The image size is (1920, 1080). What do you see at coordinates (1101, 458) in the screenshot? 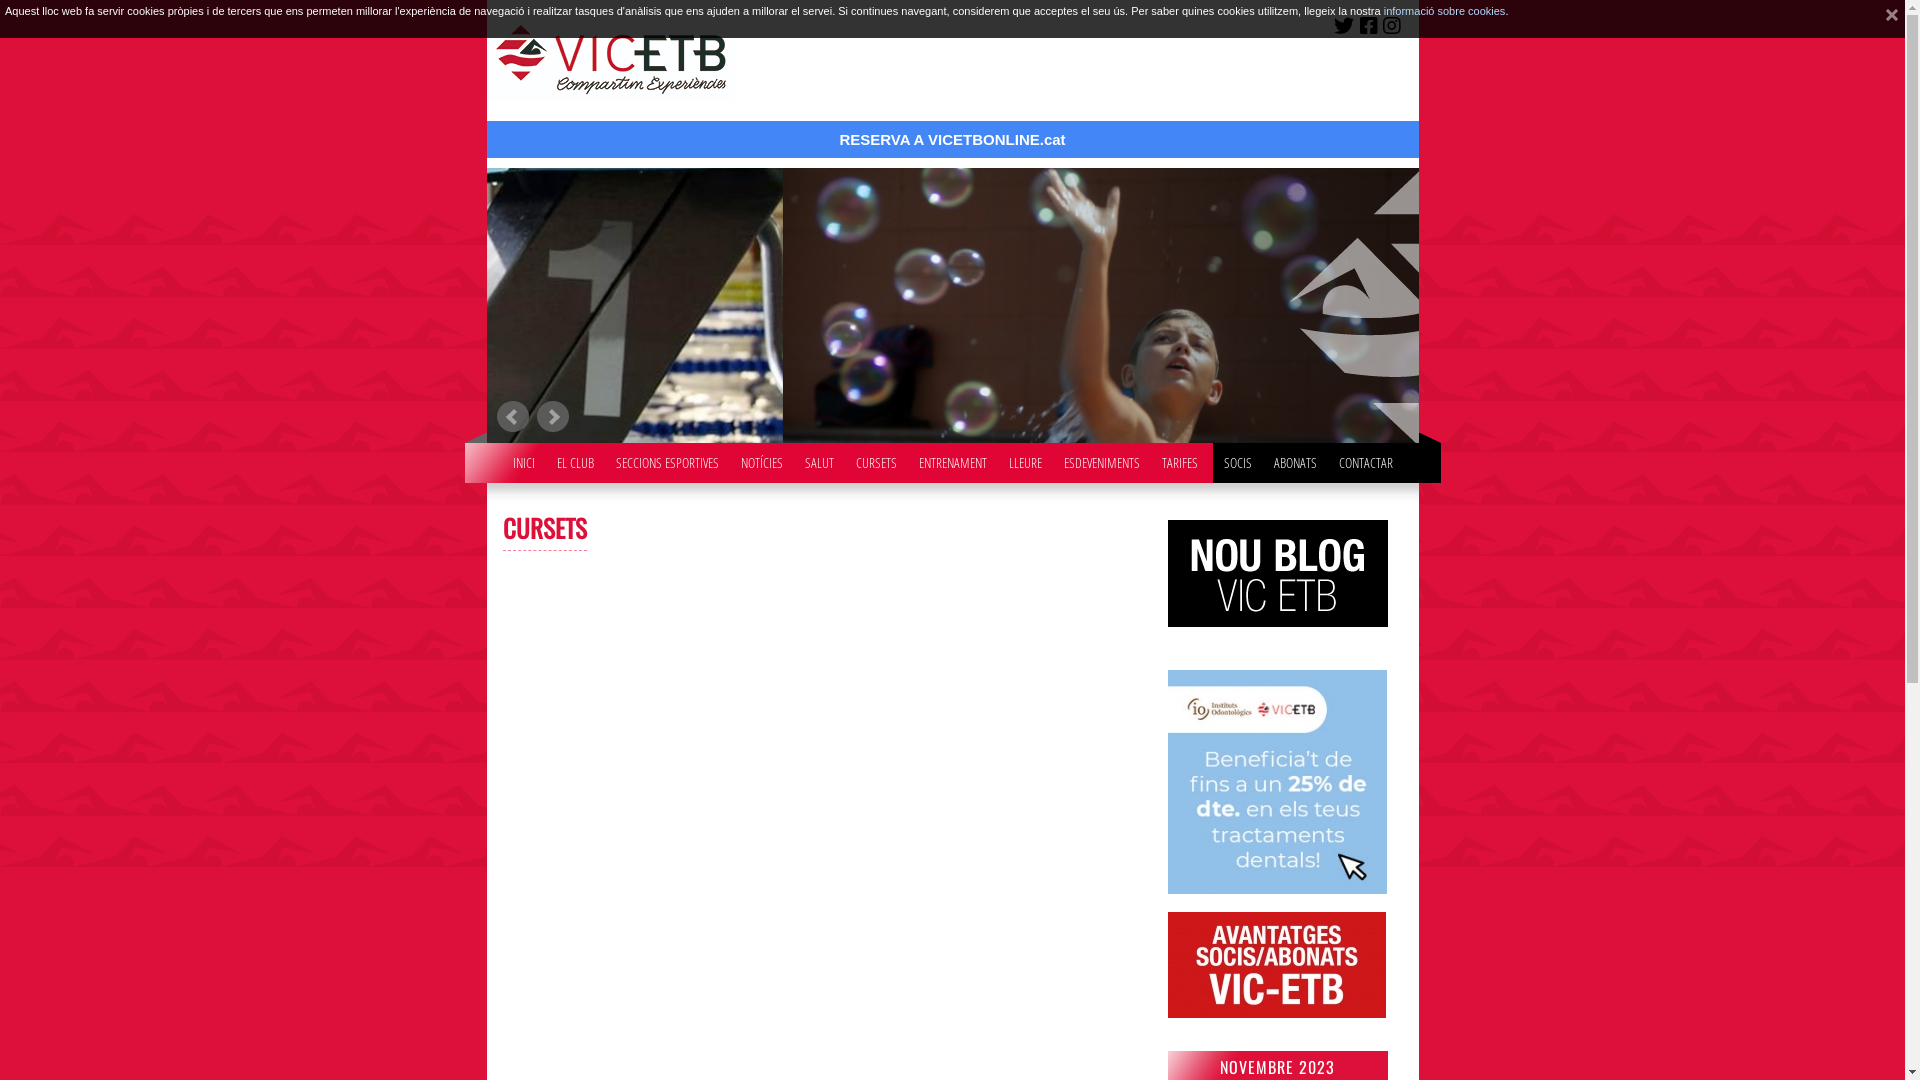
I see `'ESDEVENIMENTS'` at bounding box center [1101, 458].